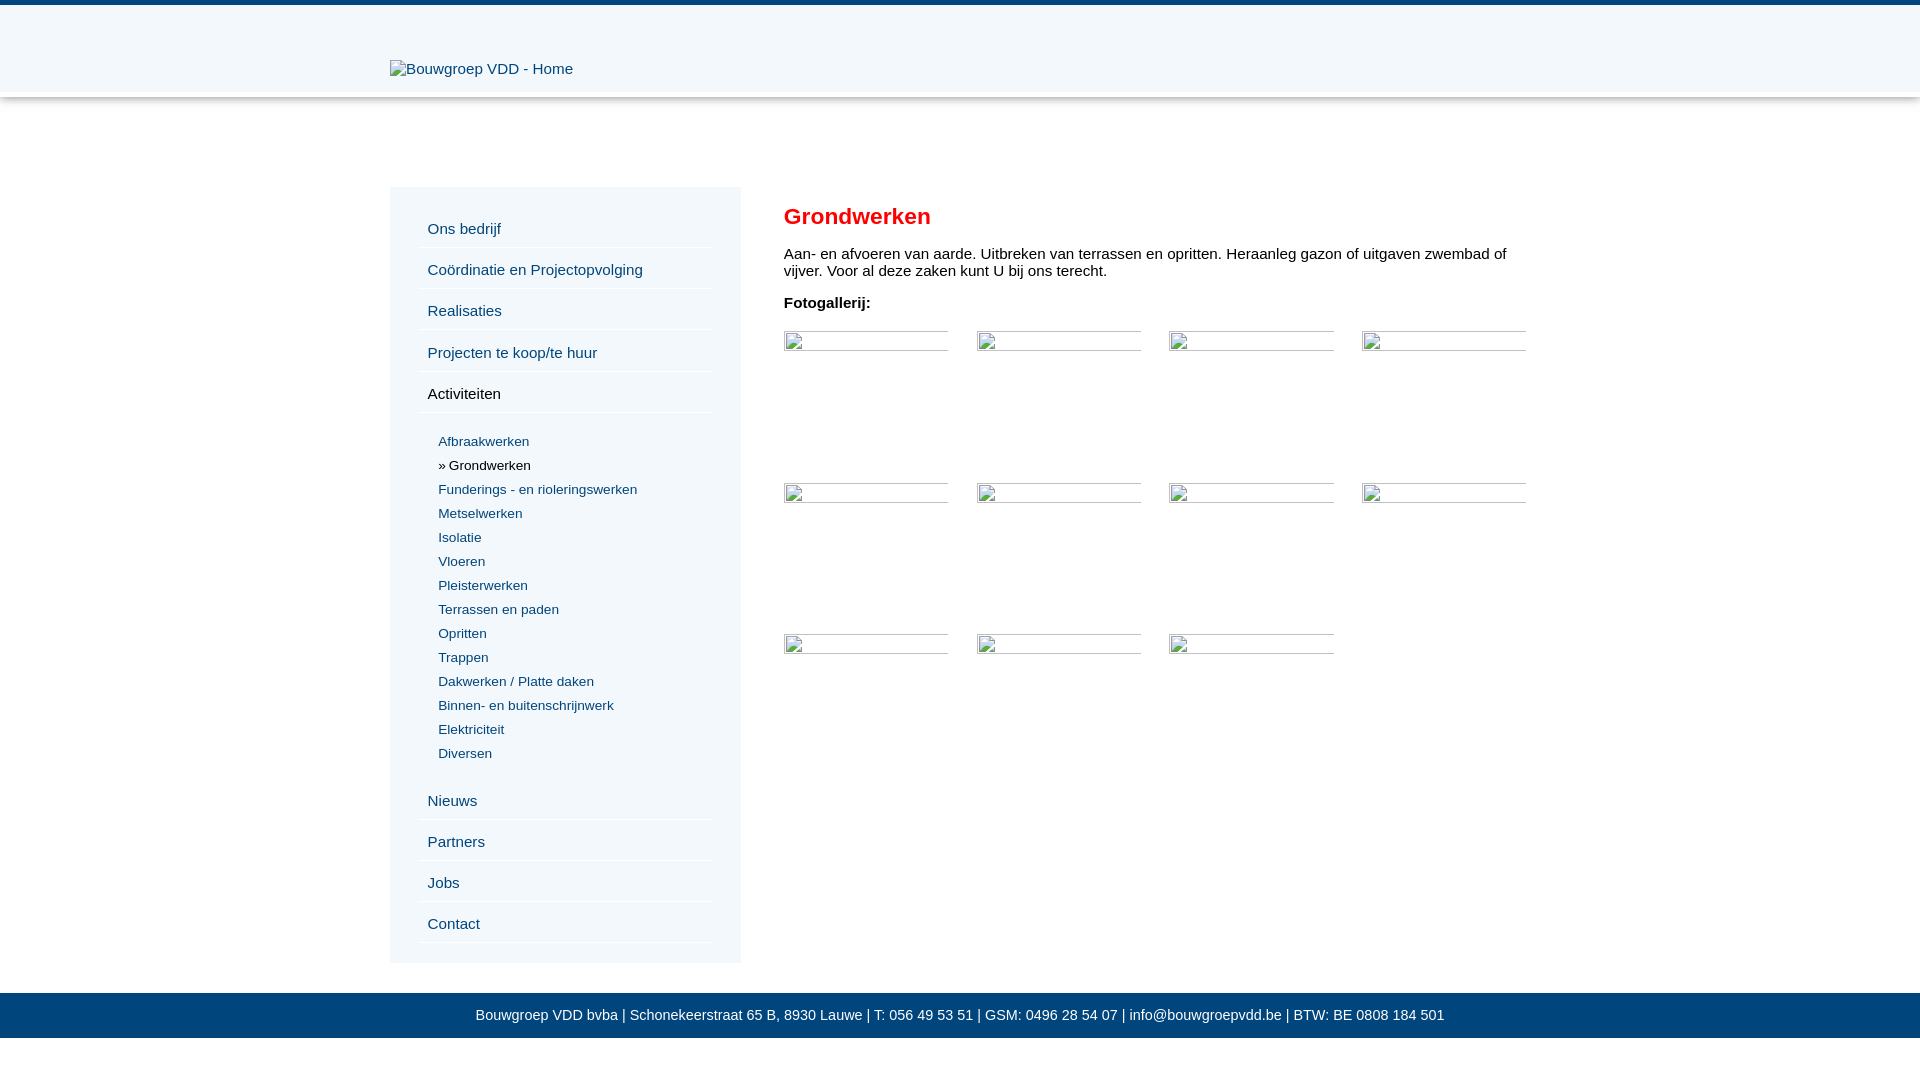  Describe the element at coordinates (564, 882) in the screenshot. I see `'Jobs'` at that location.